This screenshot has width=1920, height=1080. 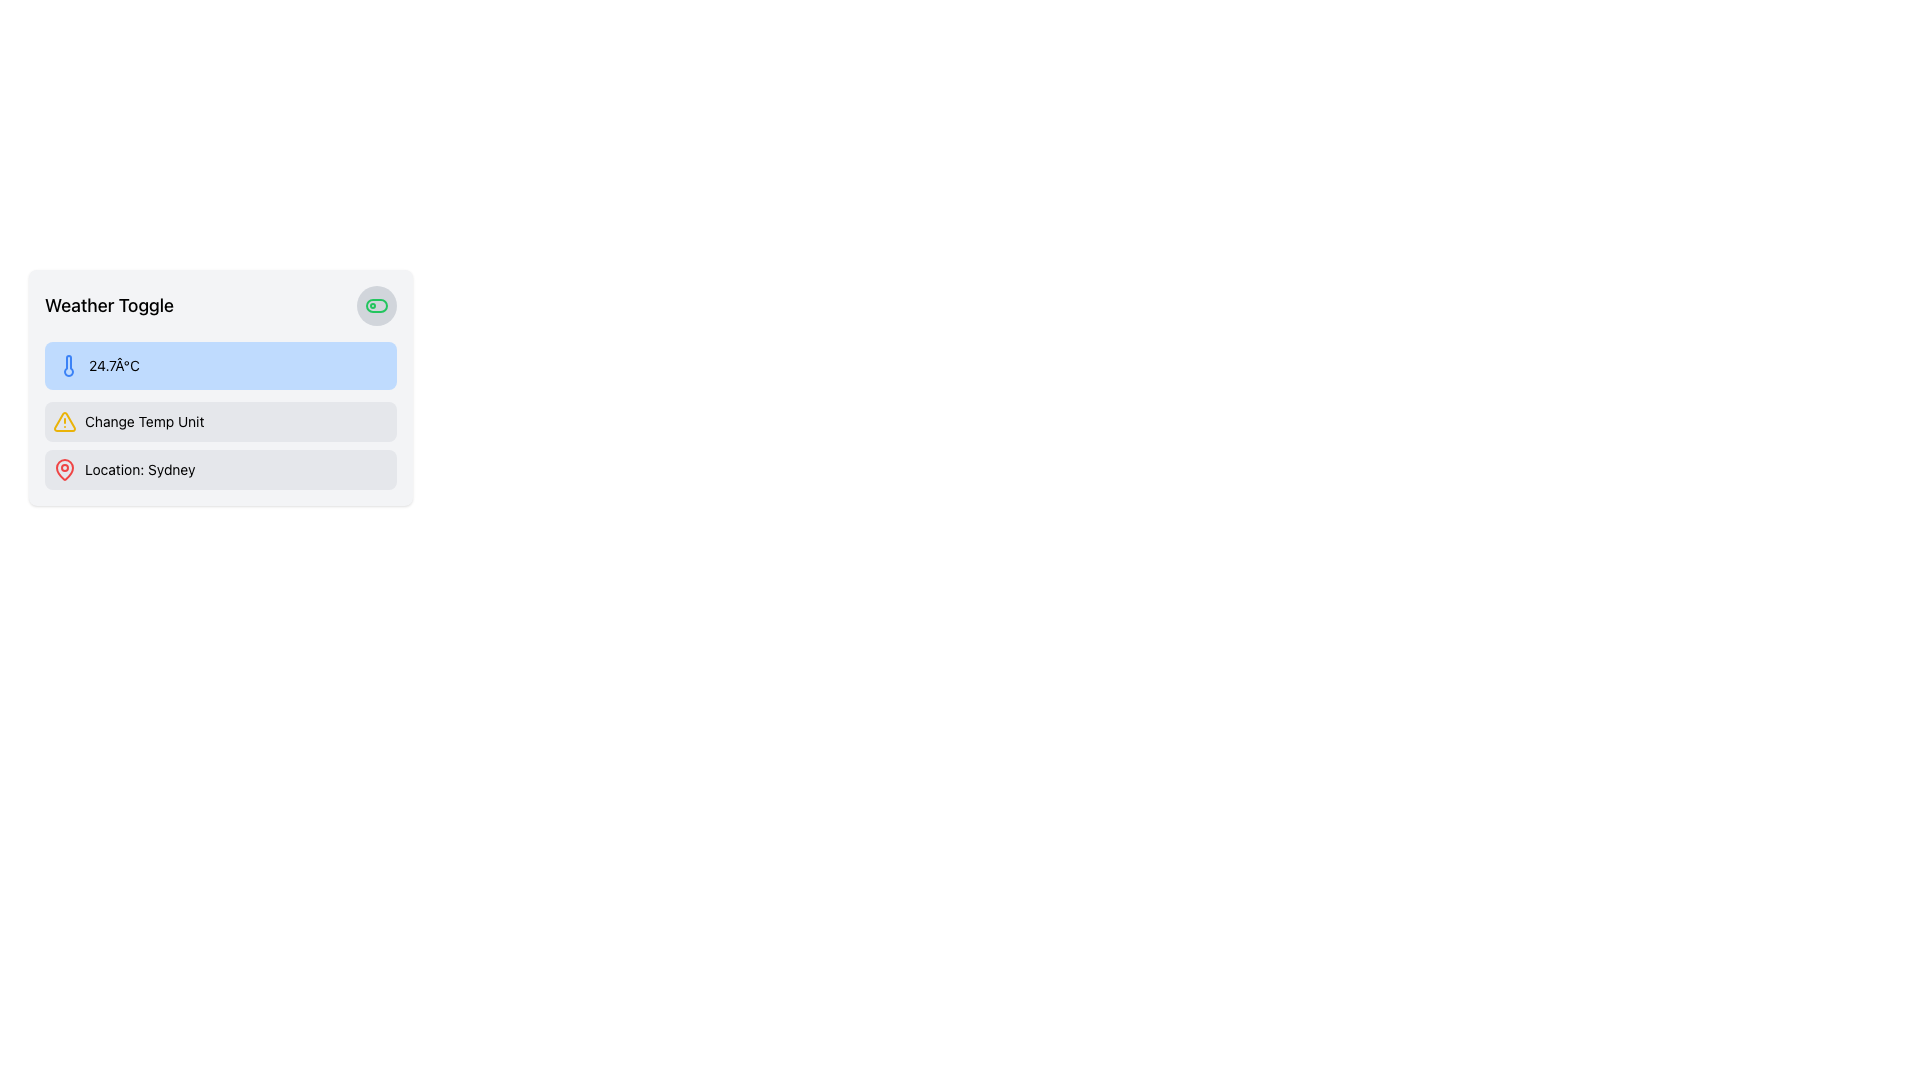 What do you see at coordinates (377, 305) in the screenshot?
I see `the toggle switch, which is a circular, minimalist styled element with a light gray background and a bright green toggle indicating an 'off' position` at bounding box center [377, 305].